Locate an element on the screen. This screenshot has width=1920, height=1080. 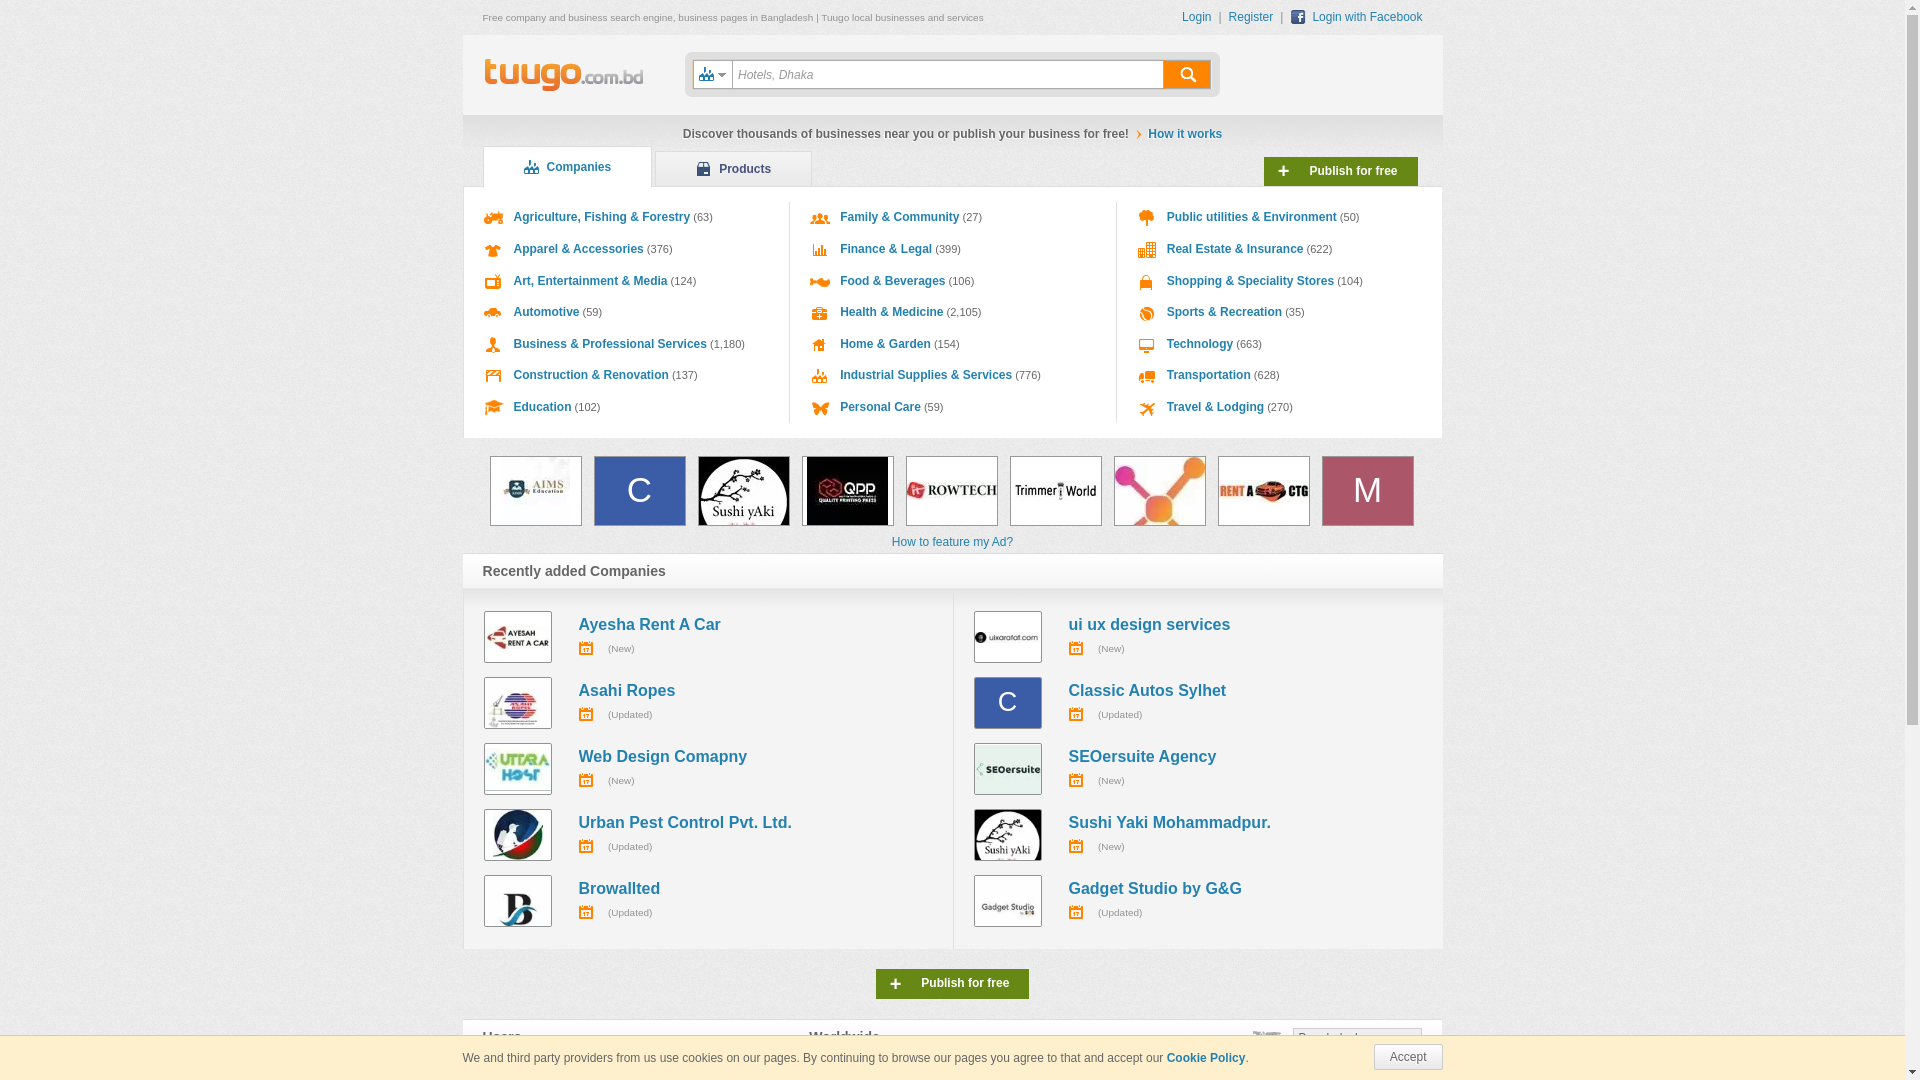
'How to feature my Ad?' is located at coordinates (951, 542).